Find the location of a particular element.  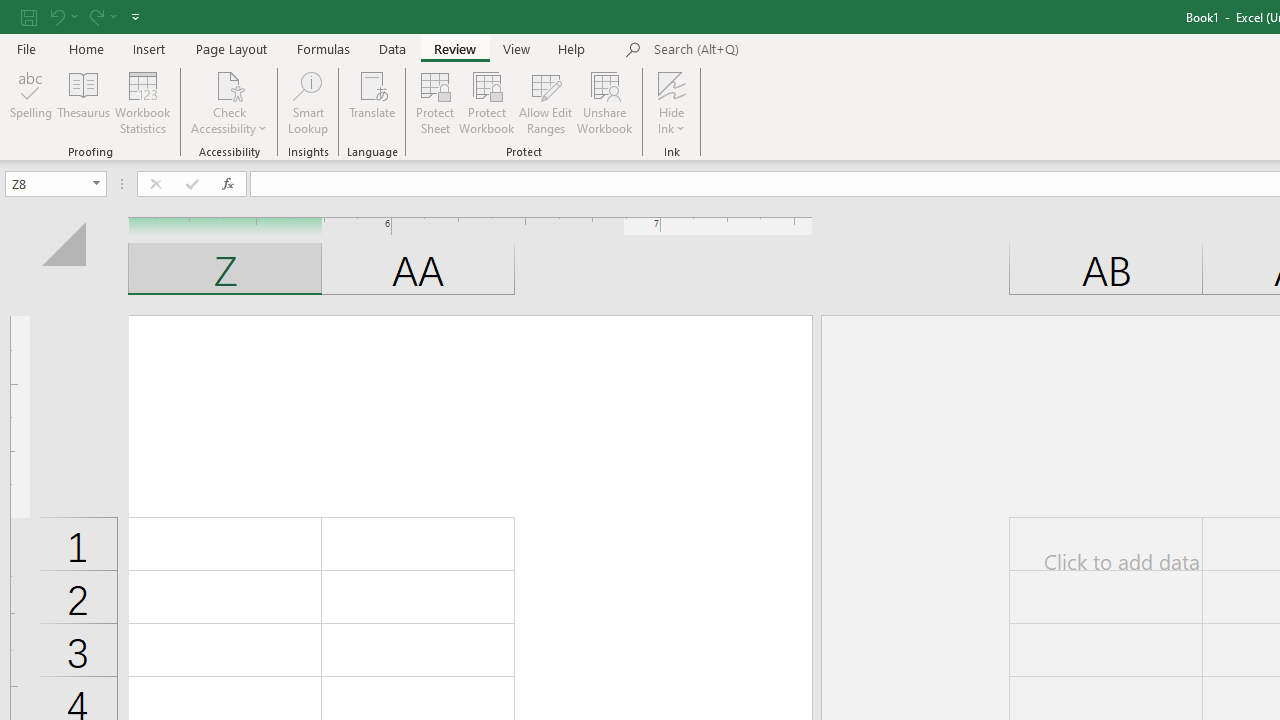

'Allow Edit Ranges' is located at coordinates (545, 103).